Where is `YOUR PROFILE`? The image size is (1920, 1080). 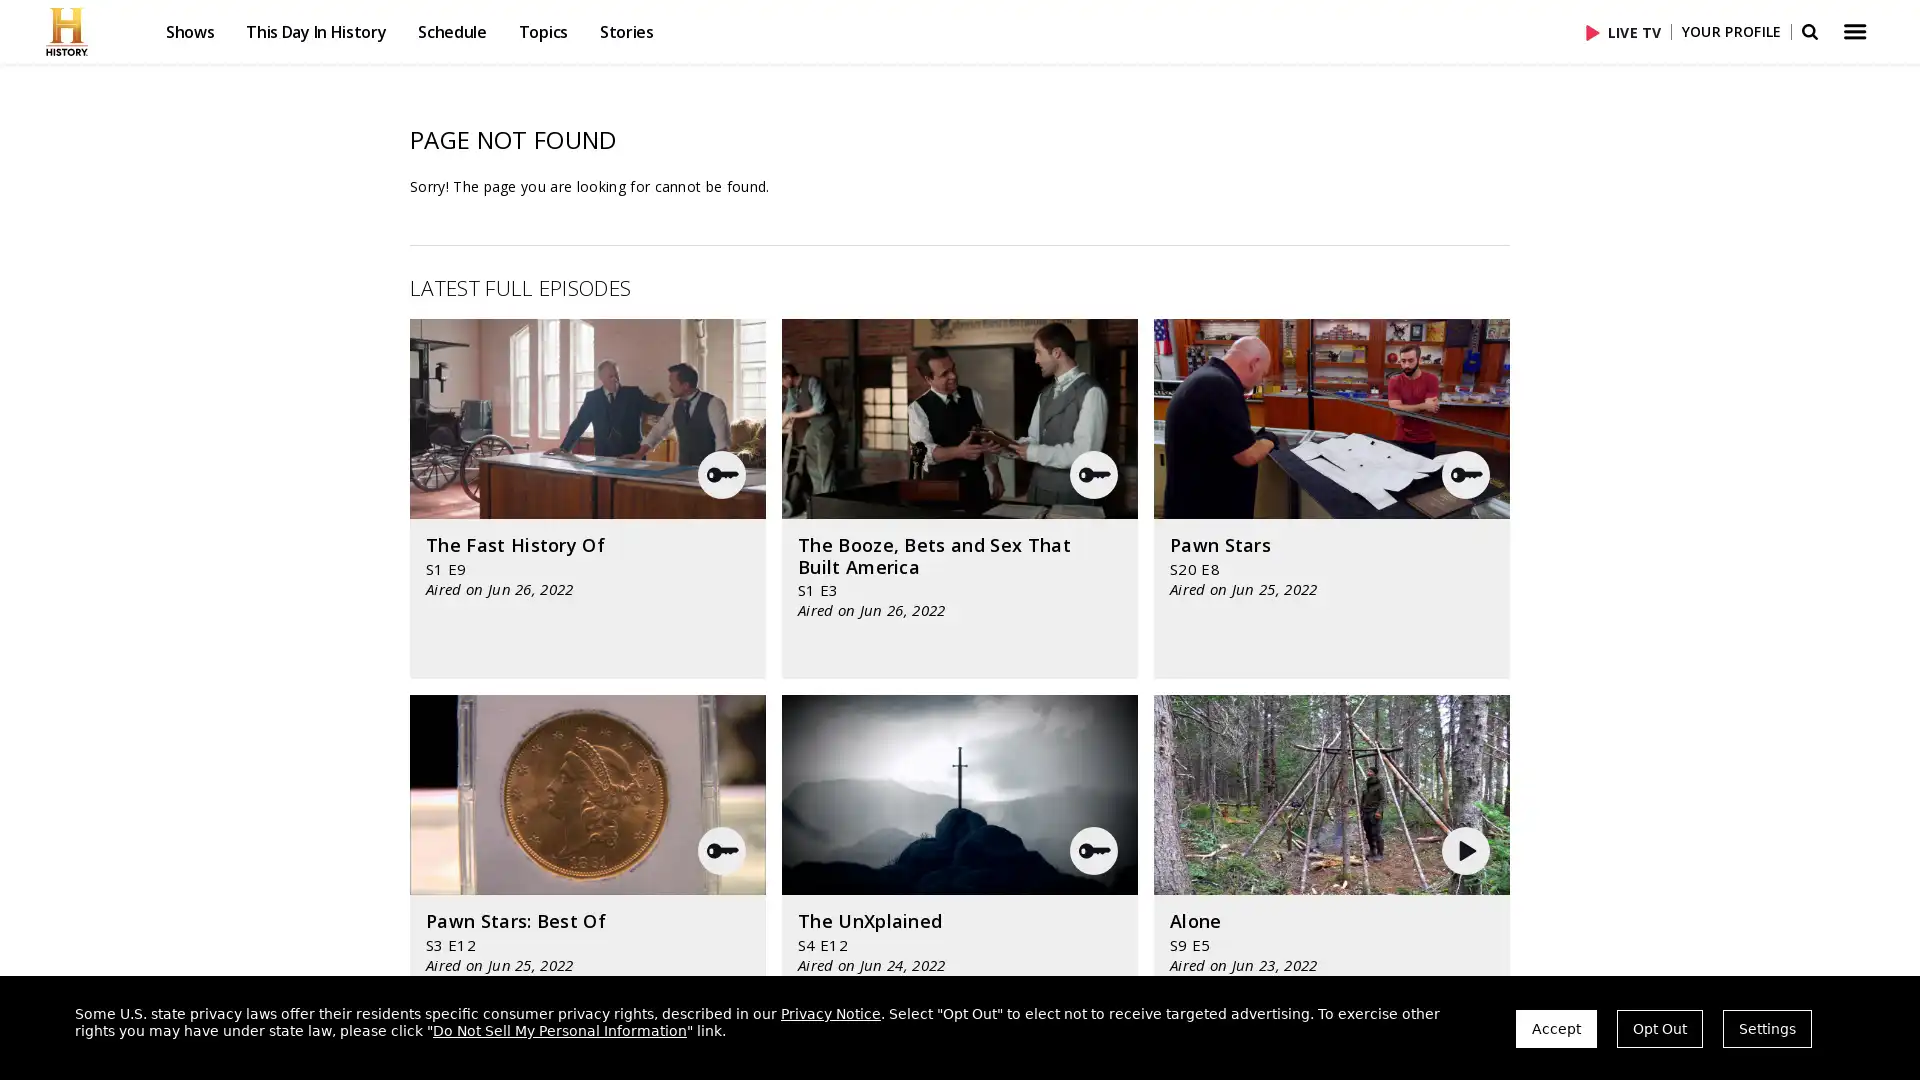
YOUR PROFILE is located at coordinates (1730, 31).